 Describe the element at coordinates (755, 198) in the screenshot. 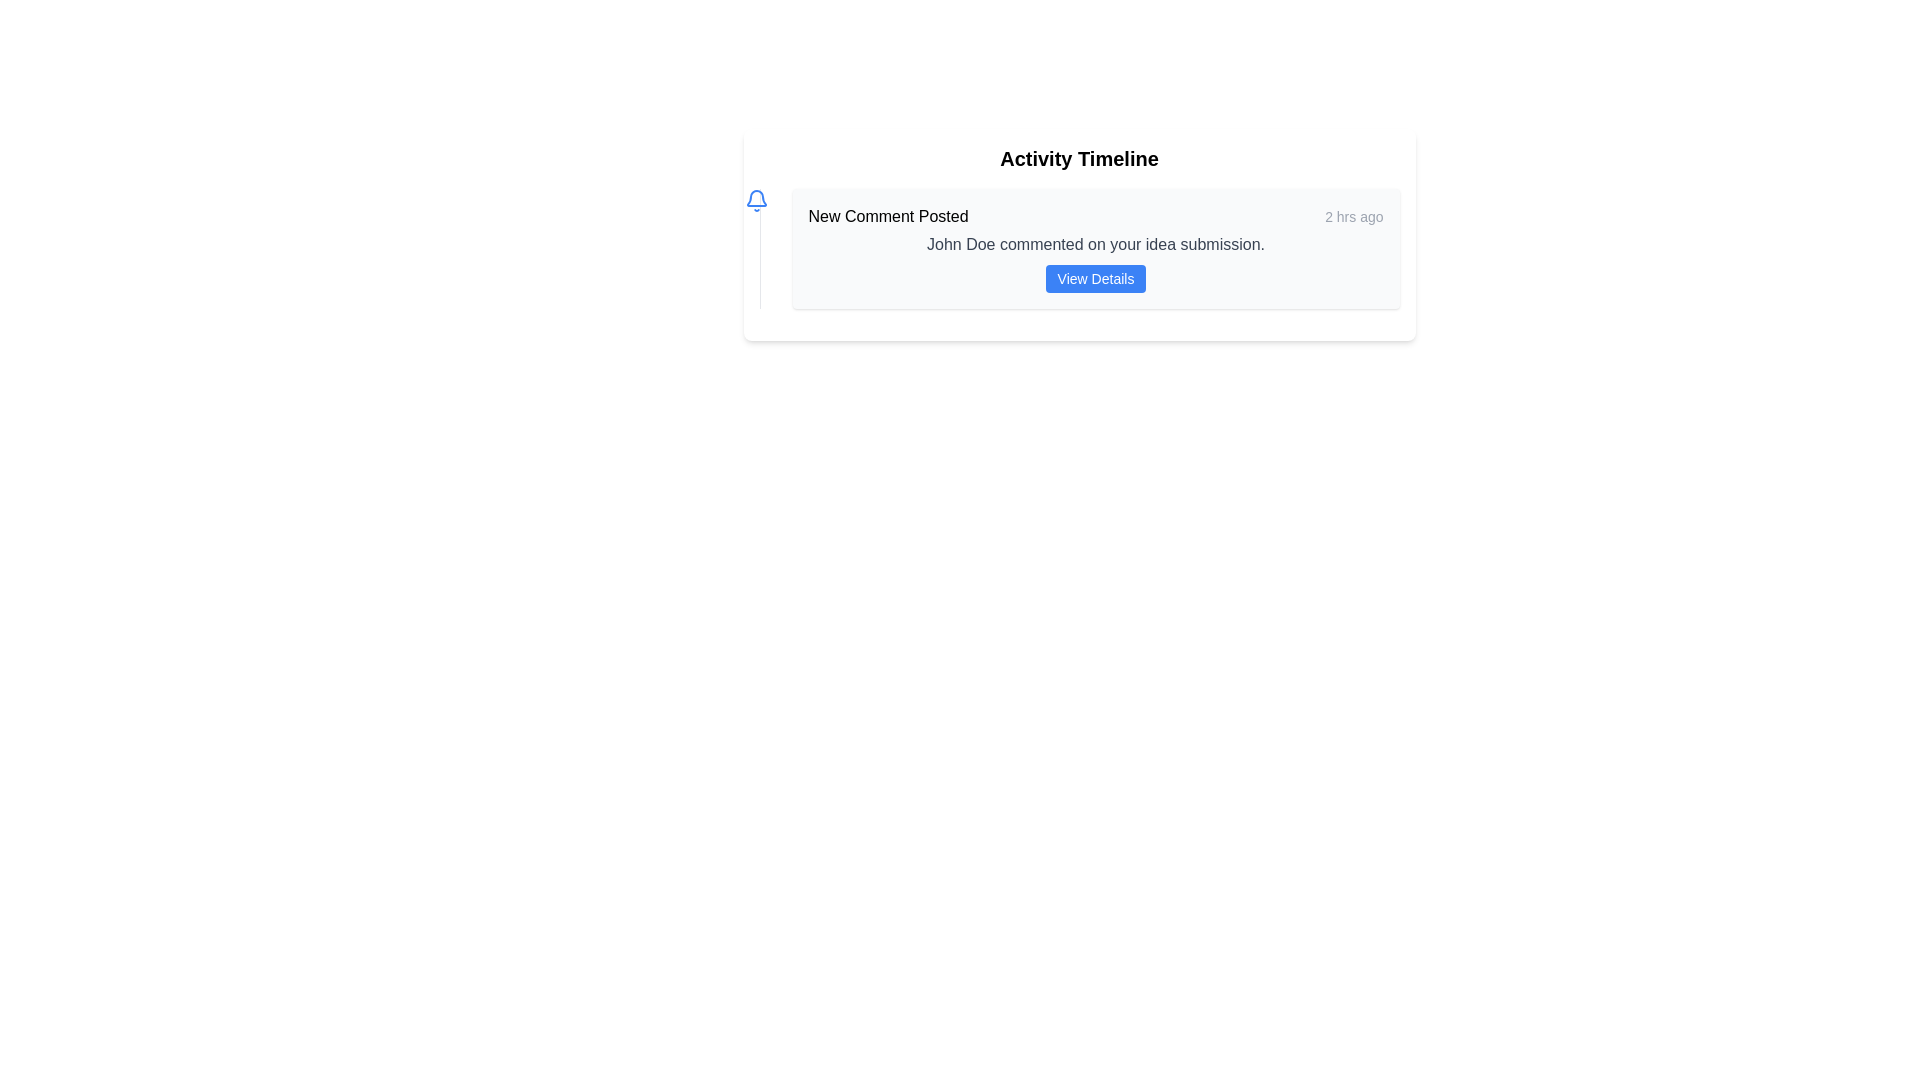

I see `the notification indicator icon located in the top-left area of the 'Activity Timeline' section, which signals new alerts or updates` at that location.